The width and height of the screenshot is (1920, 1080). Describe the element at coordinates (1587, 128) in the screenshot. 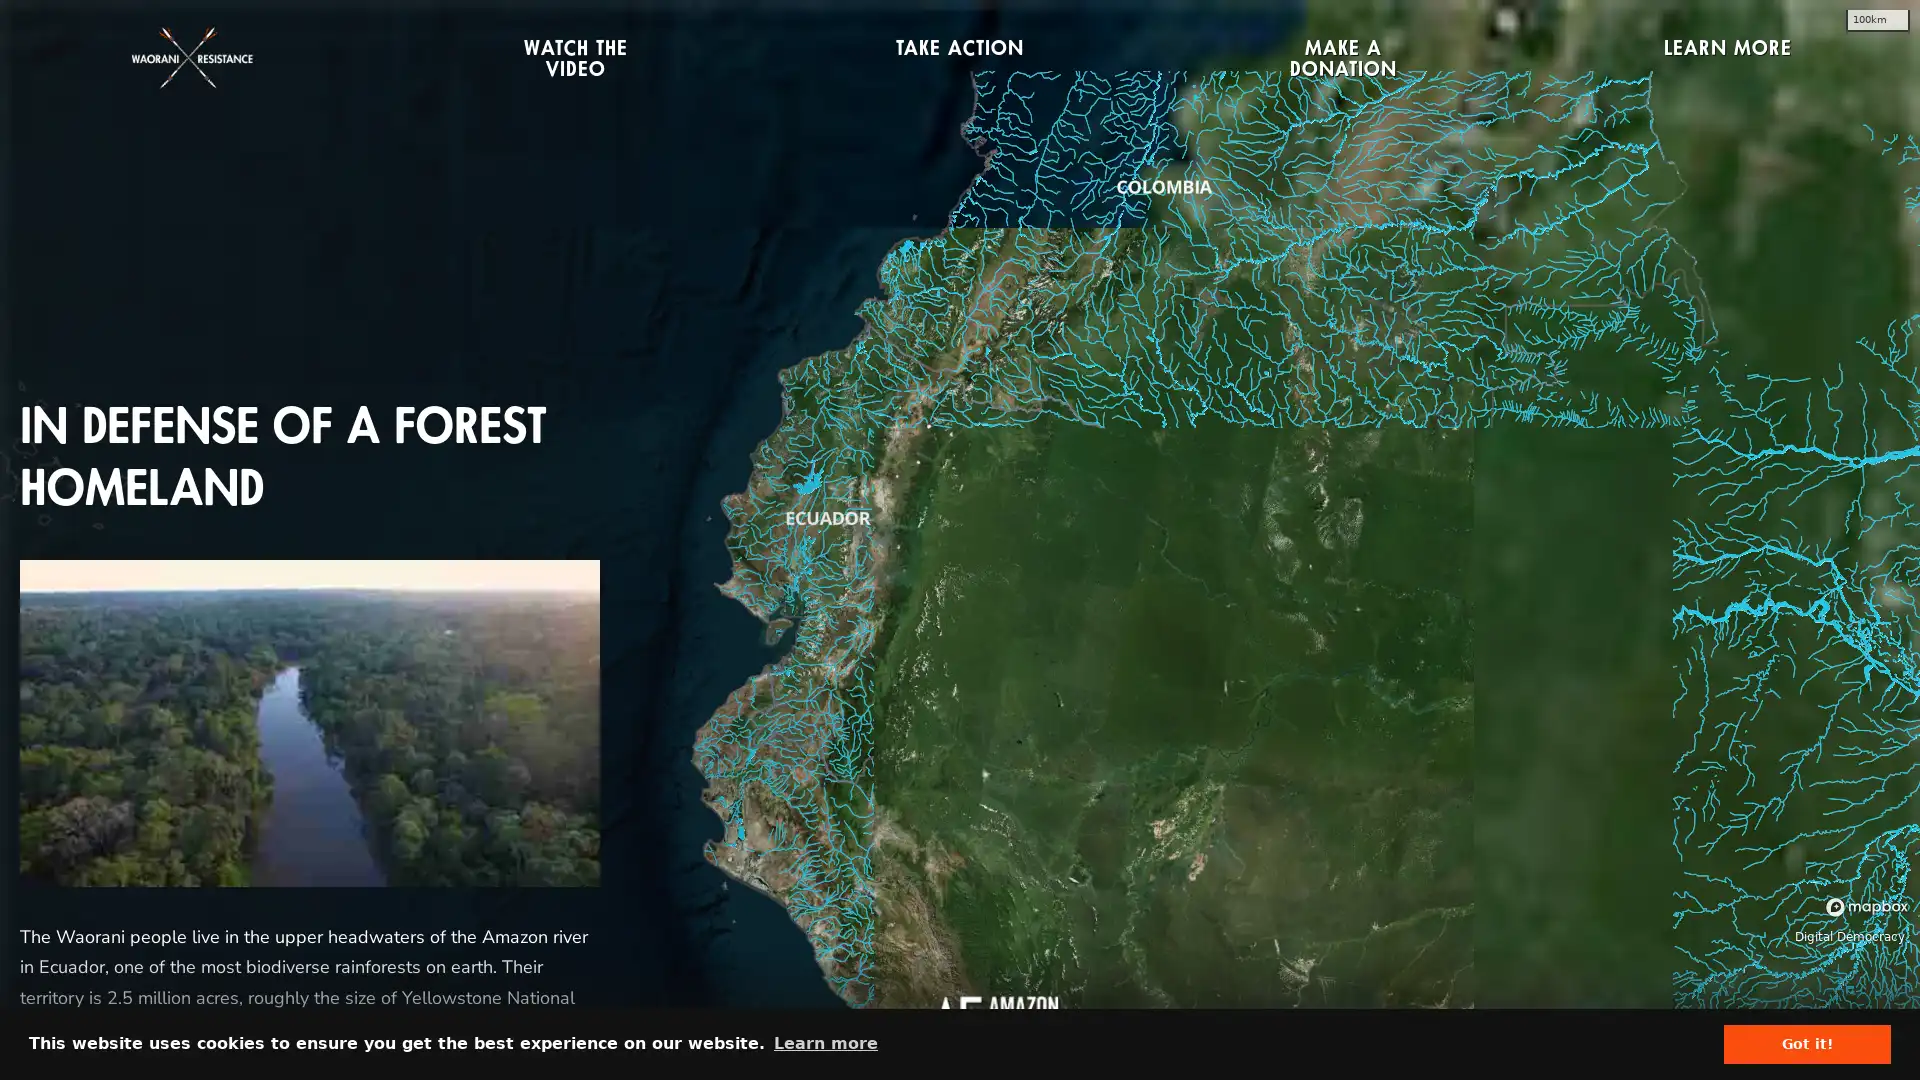

I see `CLOSE` at that location.